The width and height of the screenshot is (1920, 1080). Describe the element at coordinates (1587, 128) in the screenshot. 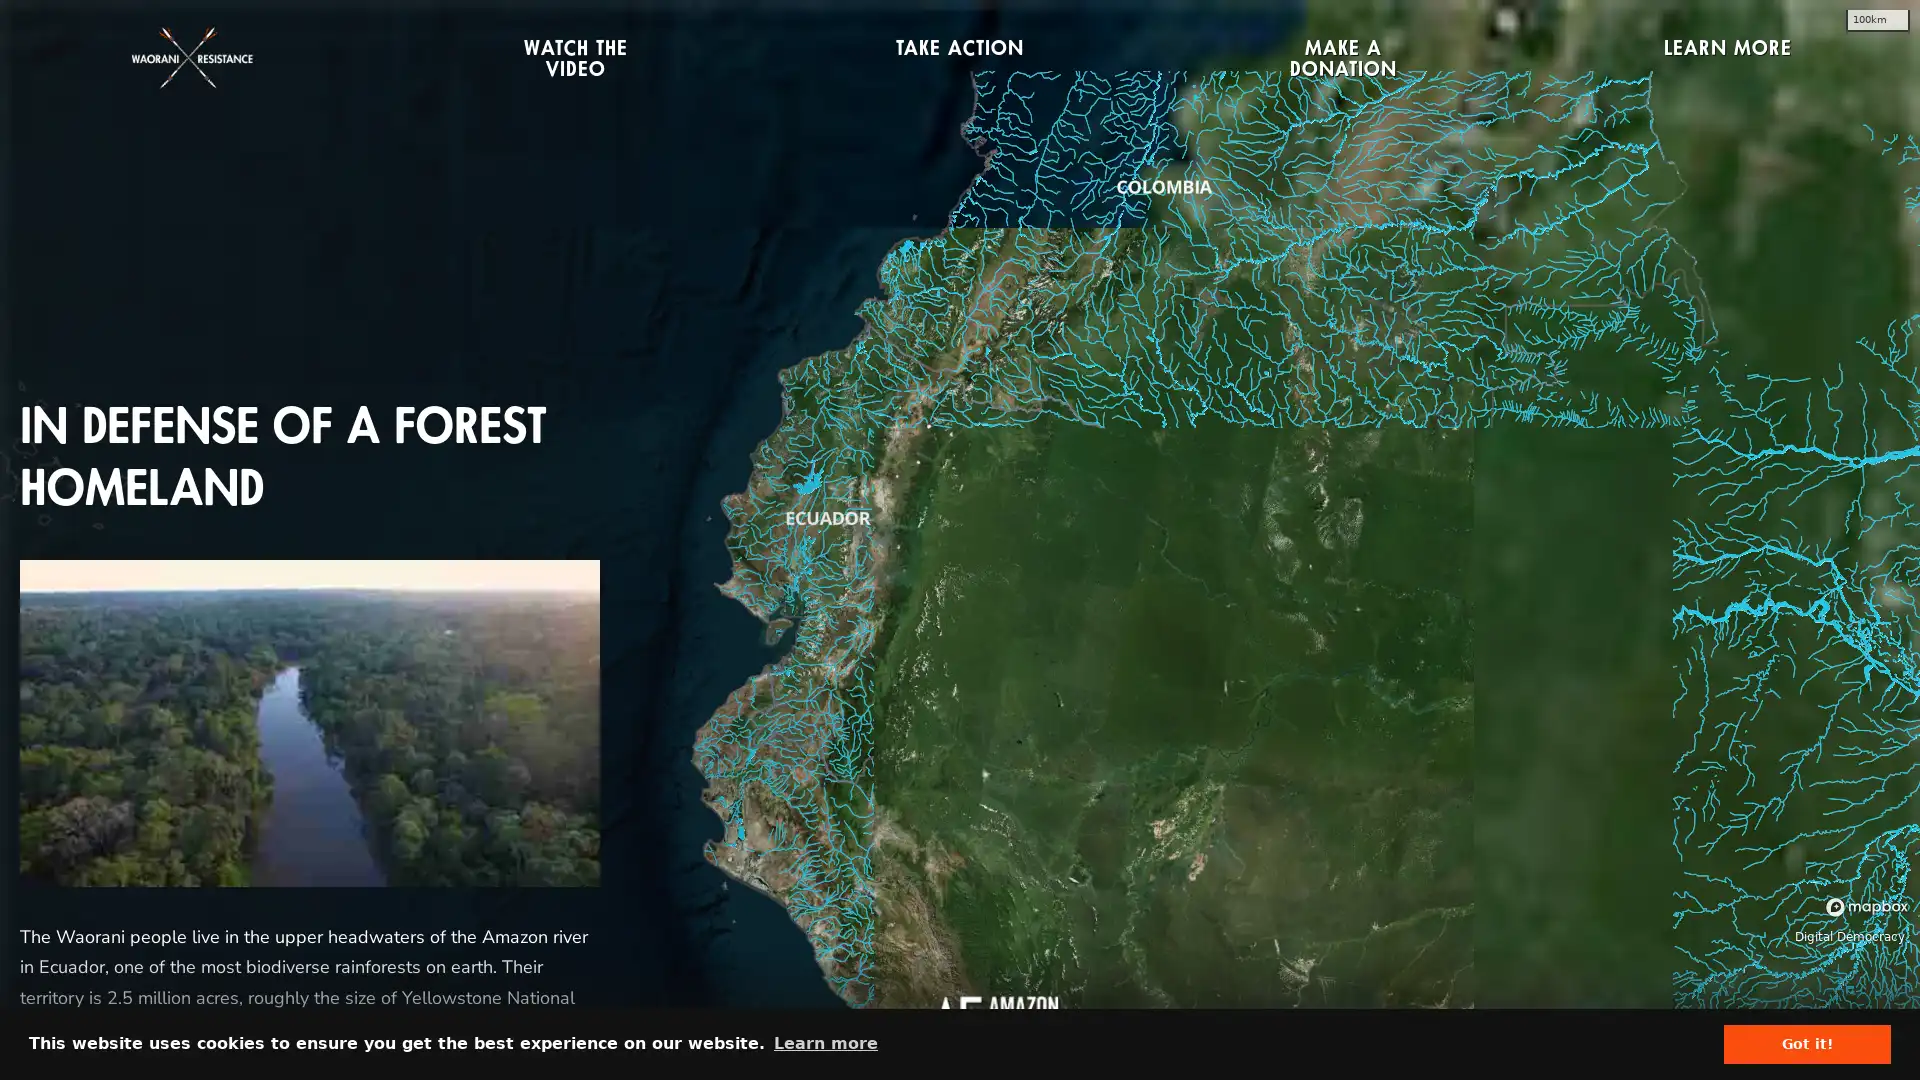

I see `CLOSE` at that location.